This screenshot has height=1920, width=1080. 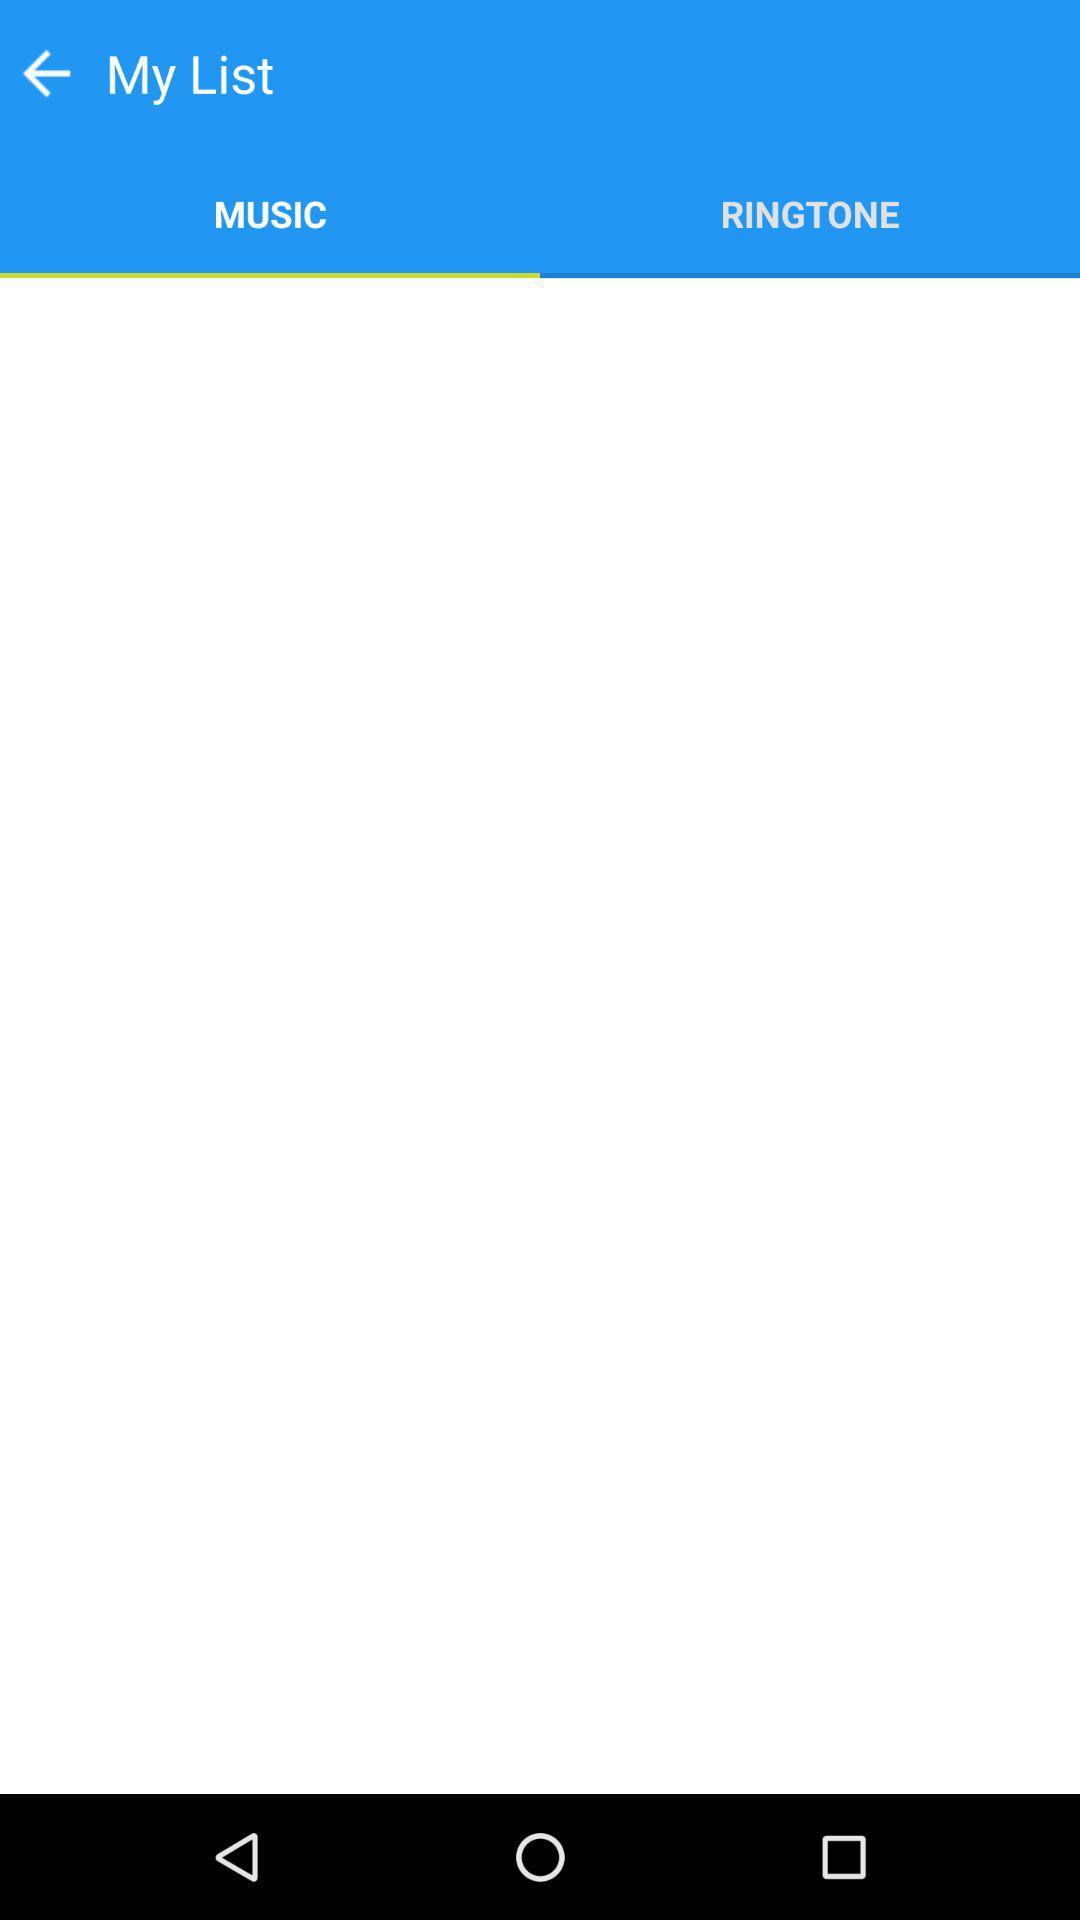 What do you see at coordinates (810, 212) in the screenshot?
I see `item to the right of music icon` at bounding box center [810, 212].